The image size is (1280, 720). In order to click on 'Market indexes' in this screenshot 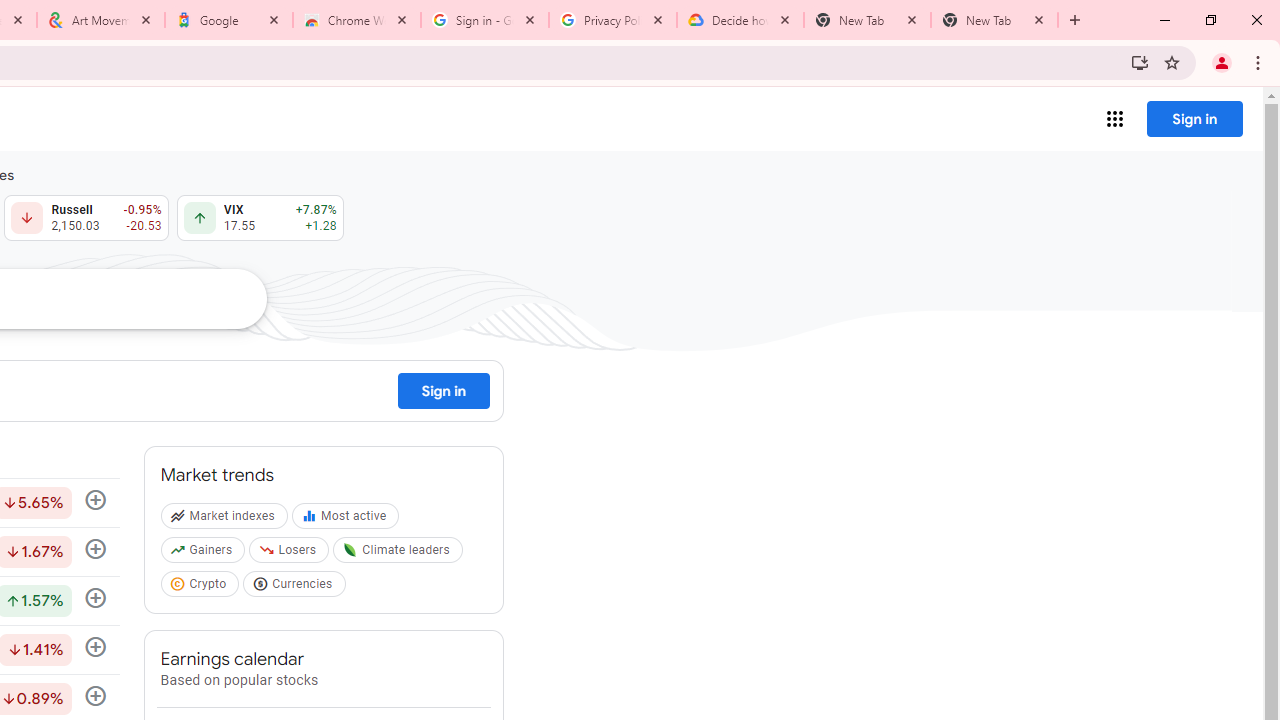, I will do `click(226, 519)`.